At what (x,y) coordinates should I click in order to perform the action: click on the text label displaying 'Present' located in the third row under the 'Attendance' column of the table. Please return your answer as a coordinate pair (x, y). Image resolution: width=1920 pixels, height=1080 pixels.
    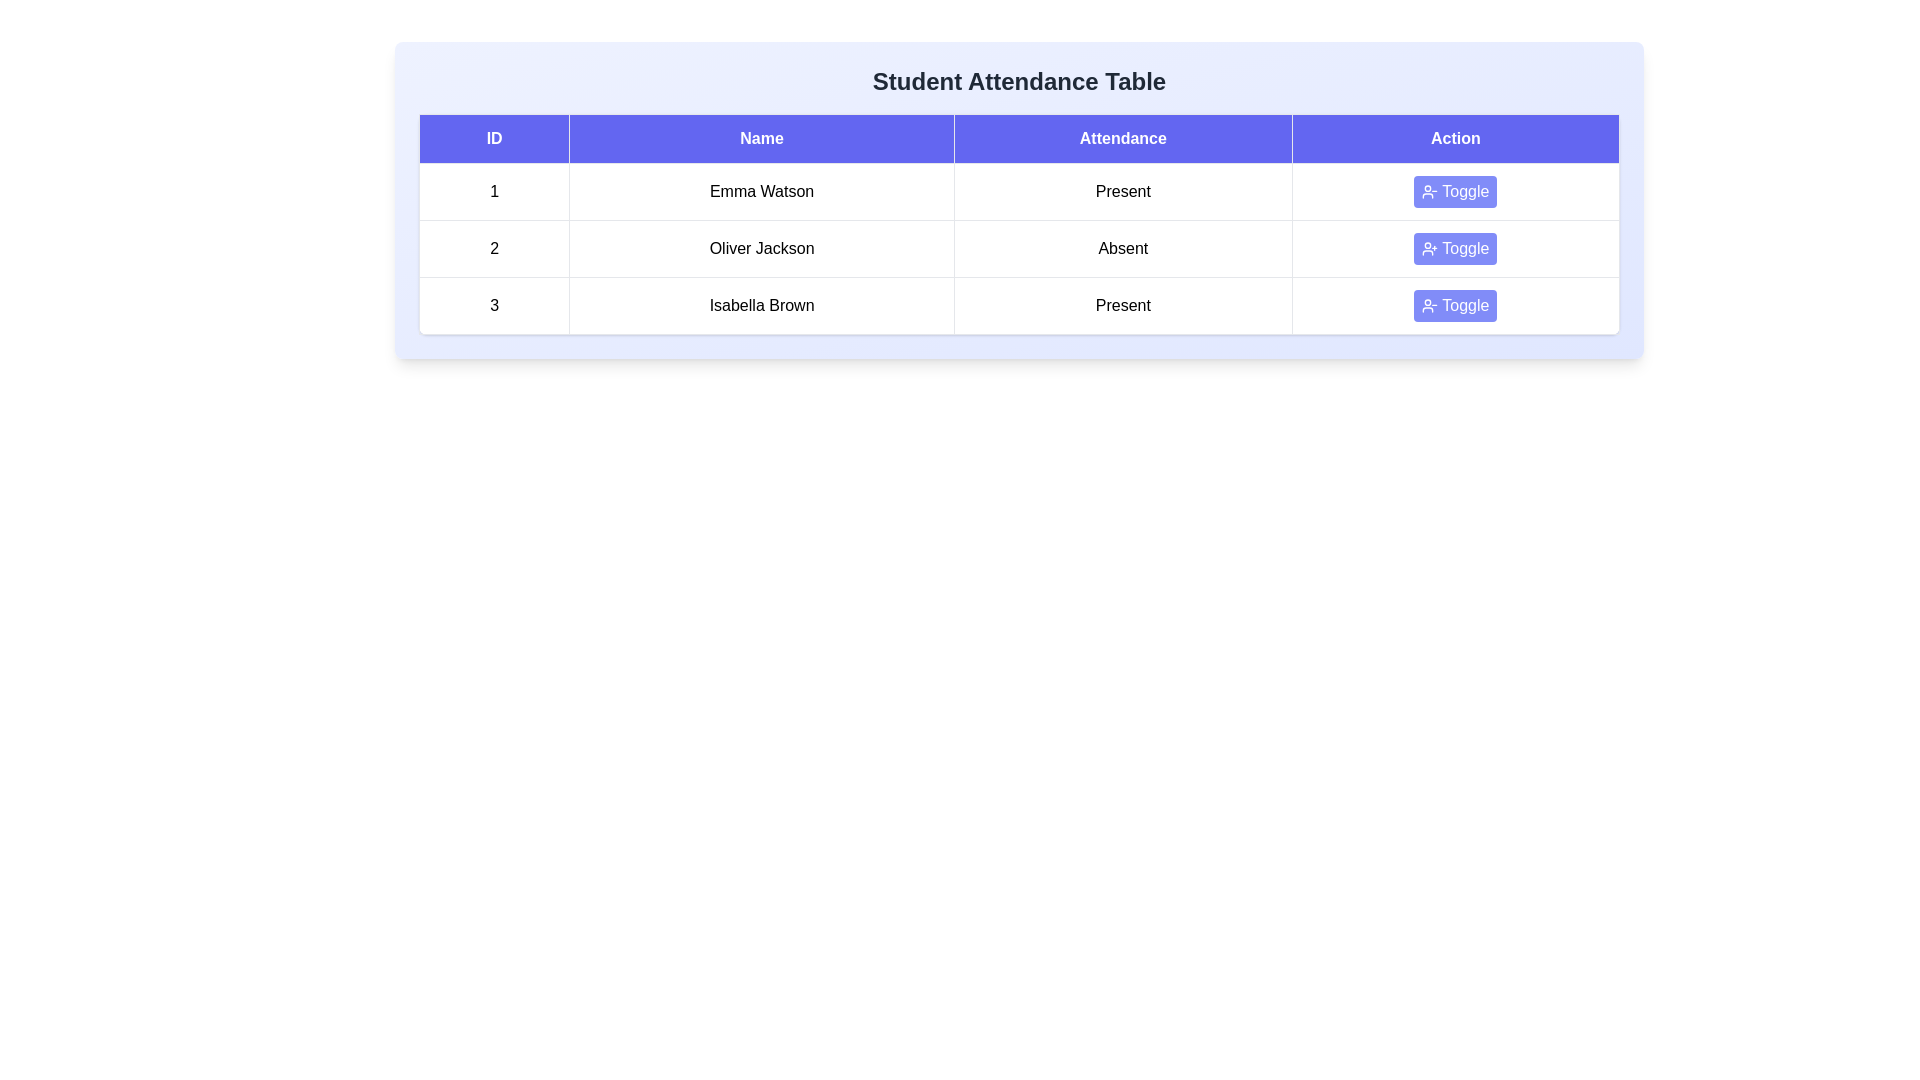
    Looking at the image, I should click on (1123, 305).